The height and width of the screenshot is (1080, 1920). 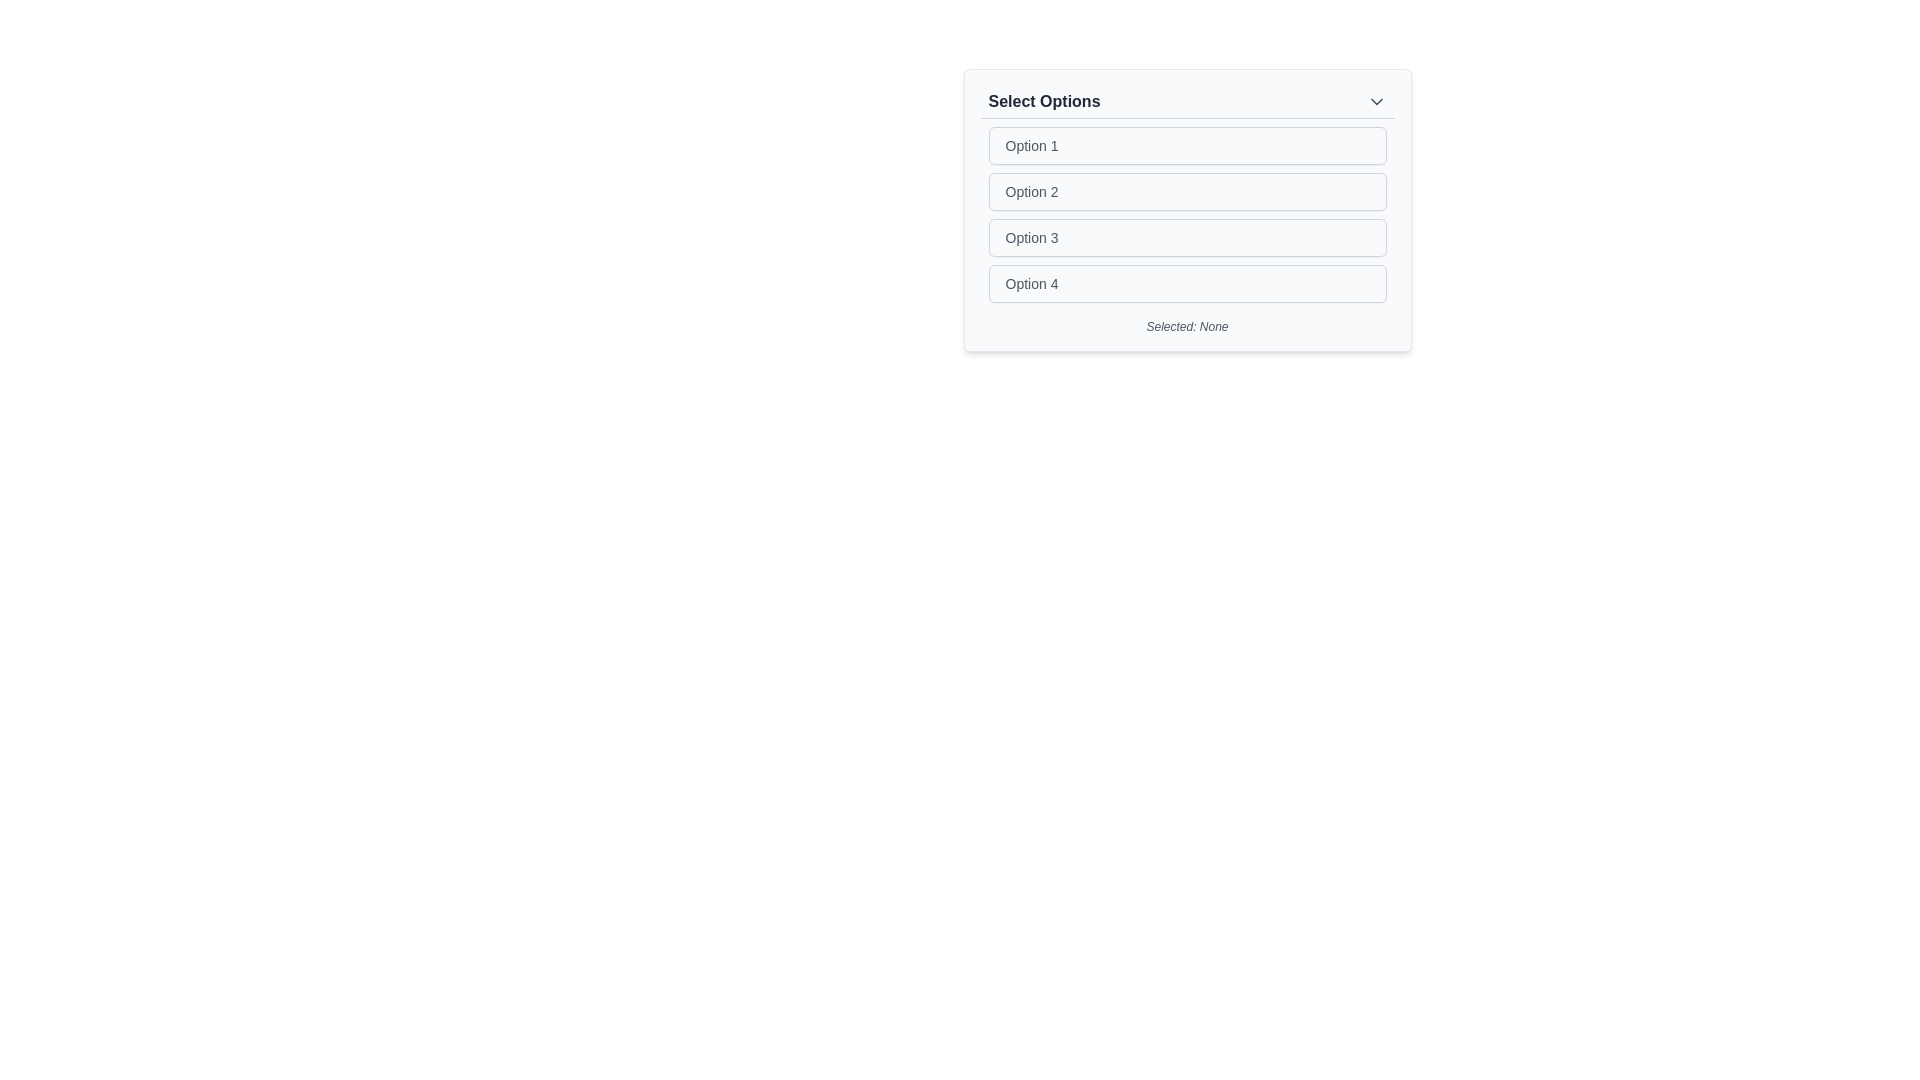 What do you see at coordinates (1187, 145) in the screenshot?
I see `the 'Option 1' button which is the first choice in the 'Select Options' list` at bounding box center [1187, 145].